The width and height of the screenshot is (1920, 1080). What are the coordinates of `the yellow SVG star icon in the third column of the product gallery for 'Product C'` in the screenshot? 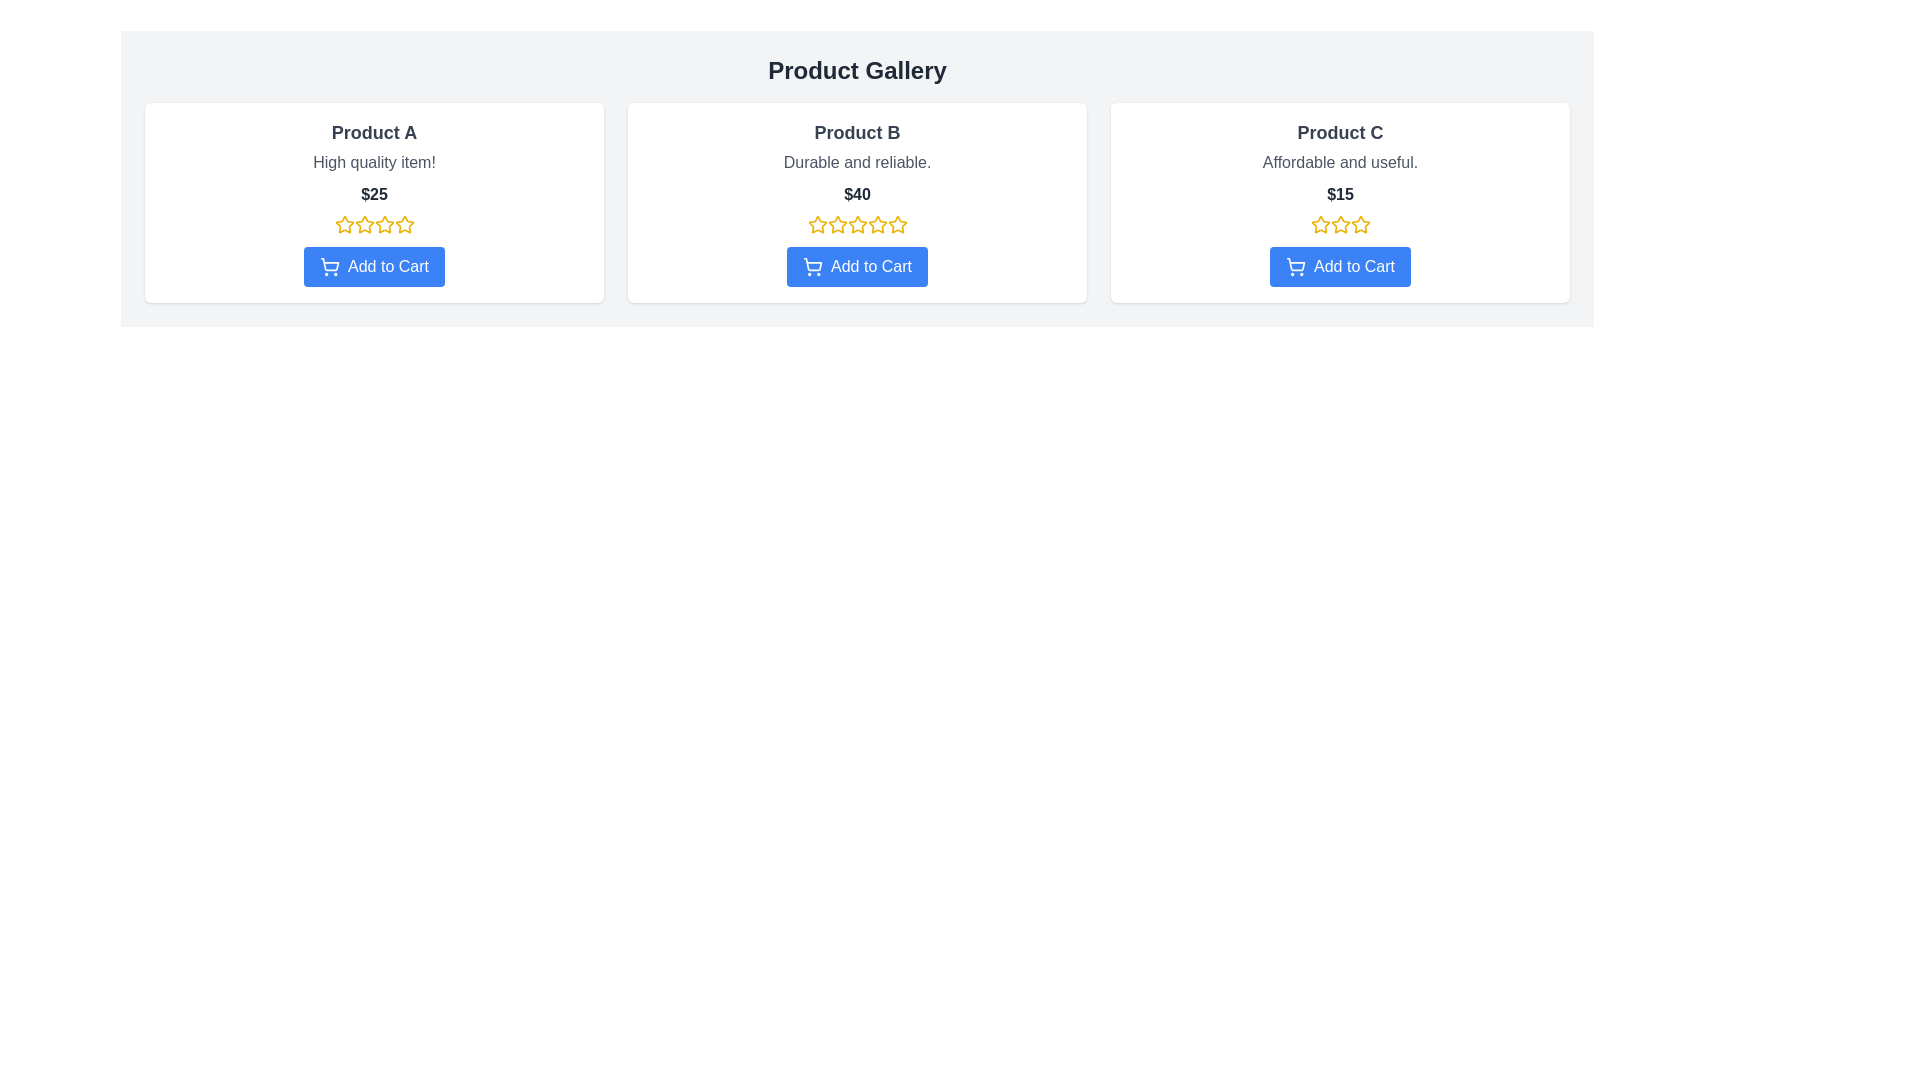 It's located at (1320, 224).